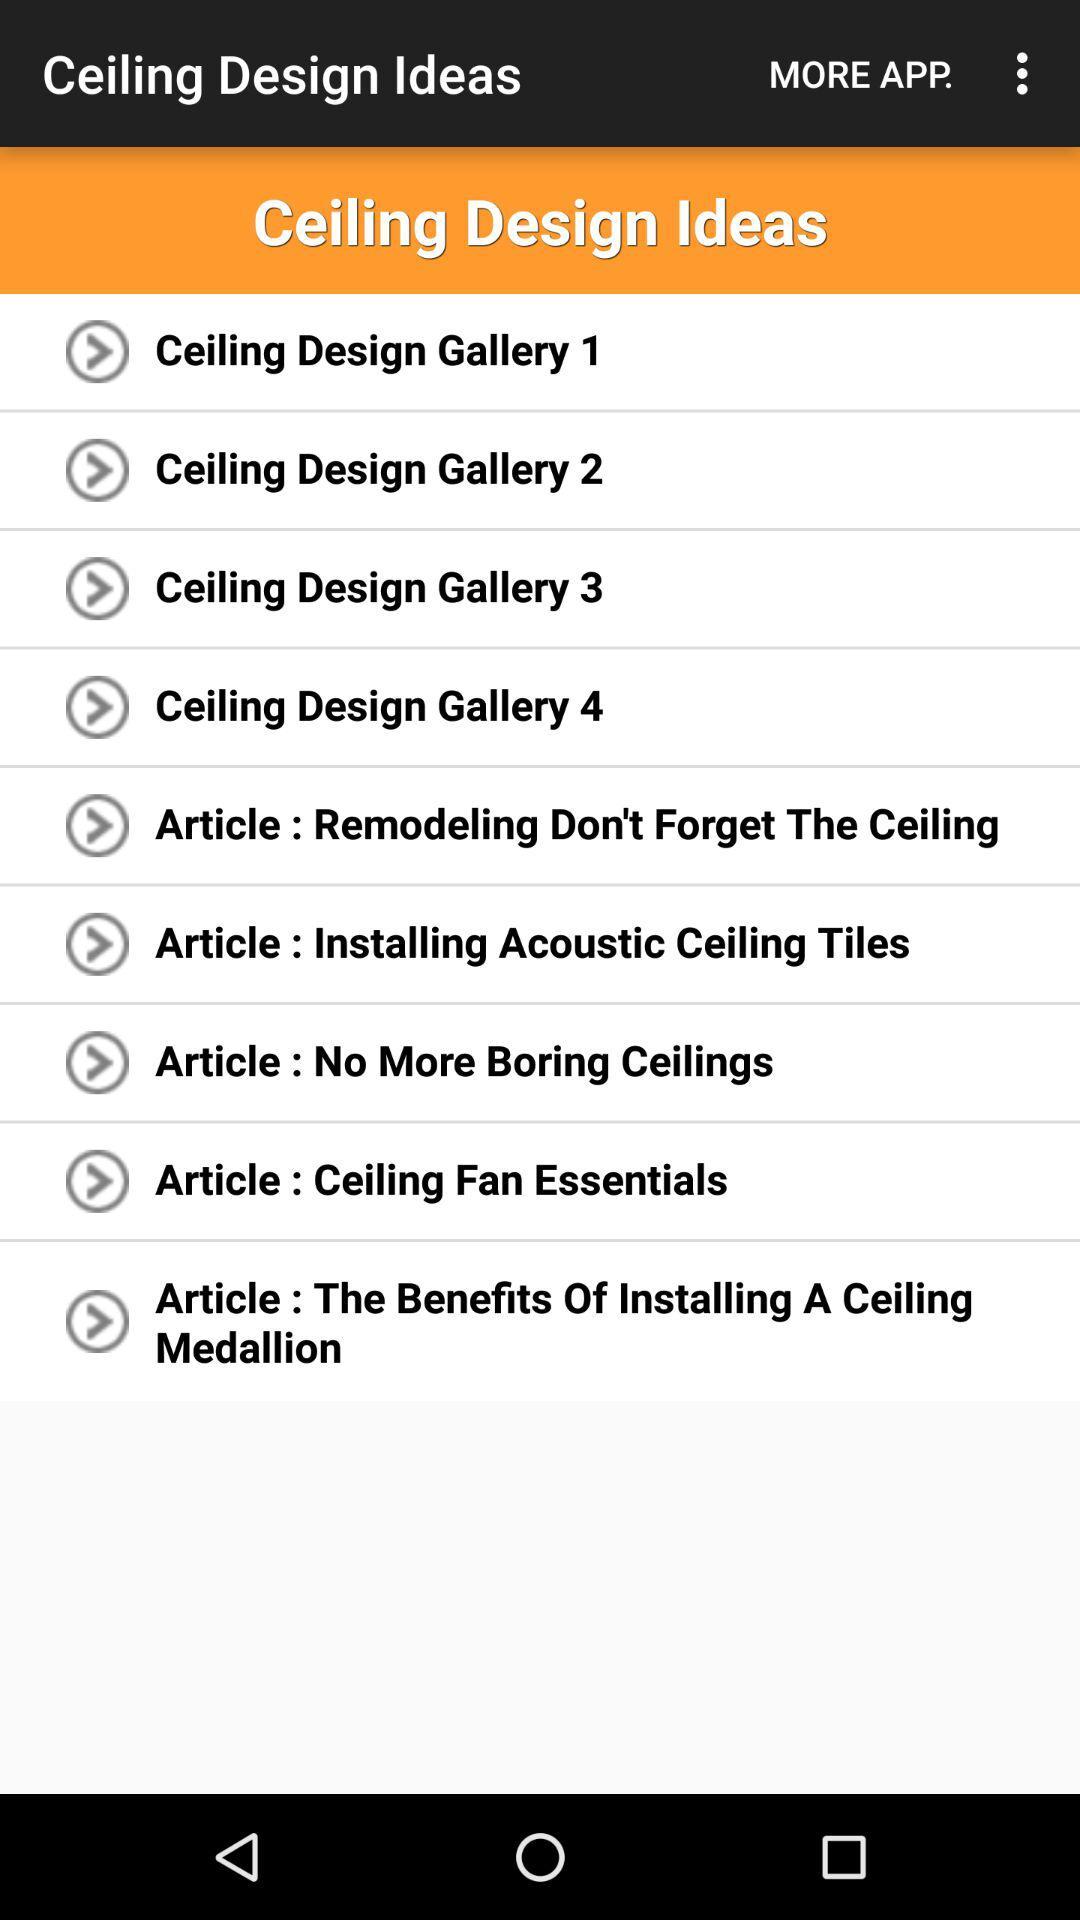 This screenshot has width=1080, height=1920. I want to click on the fourth arrow from bottom, so click(97, 943).